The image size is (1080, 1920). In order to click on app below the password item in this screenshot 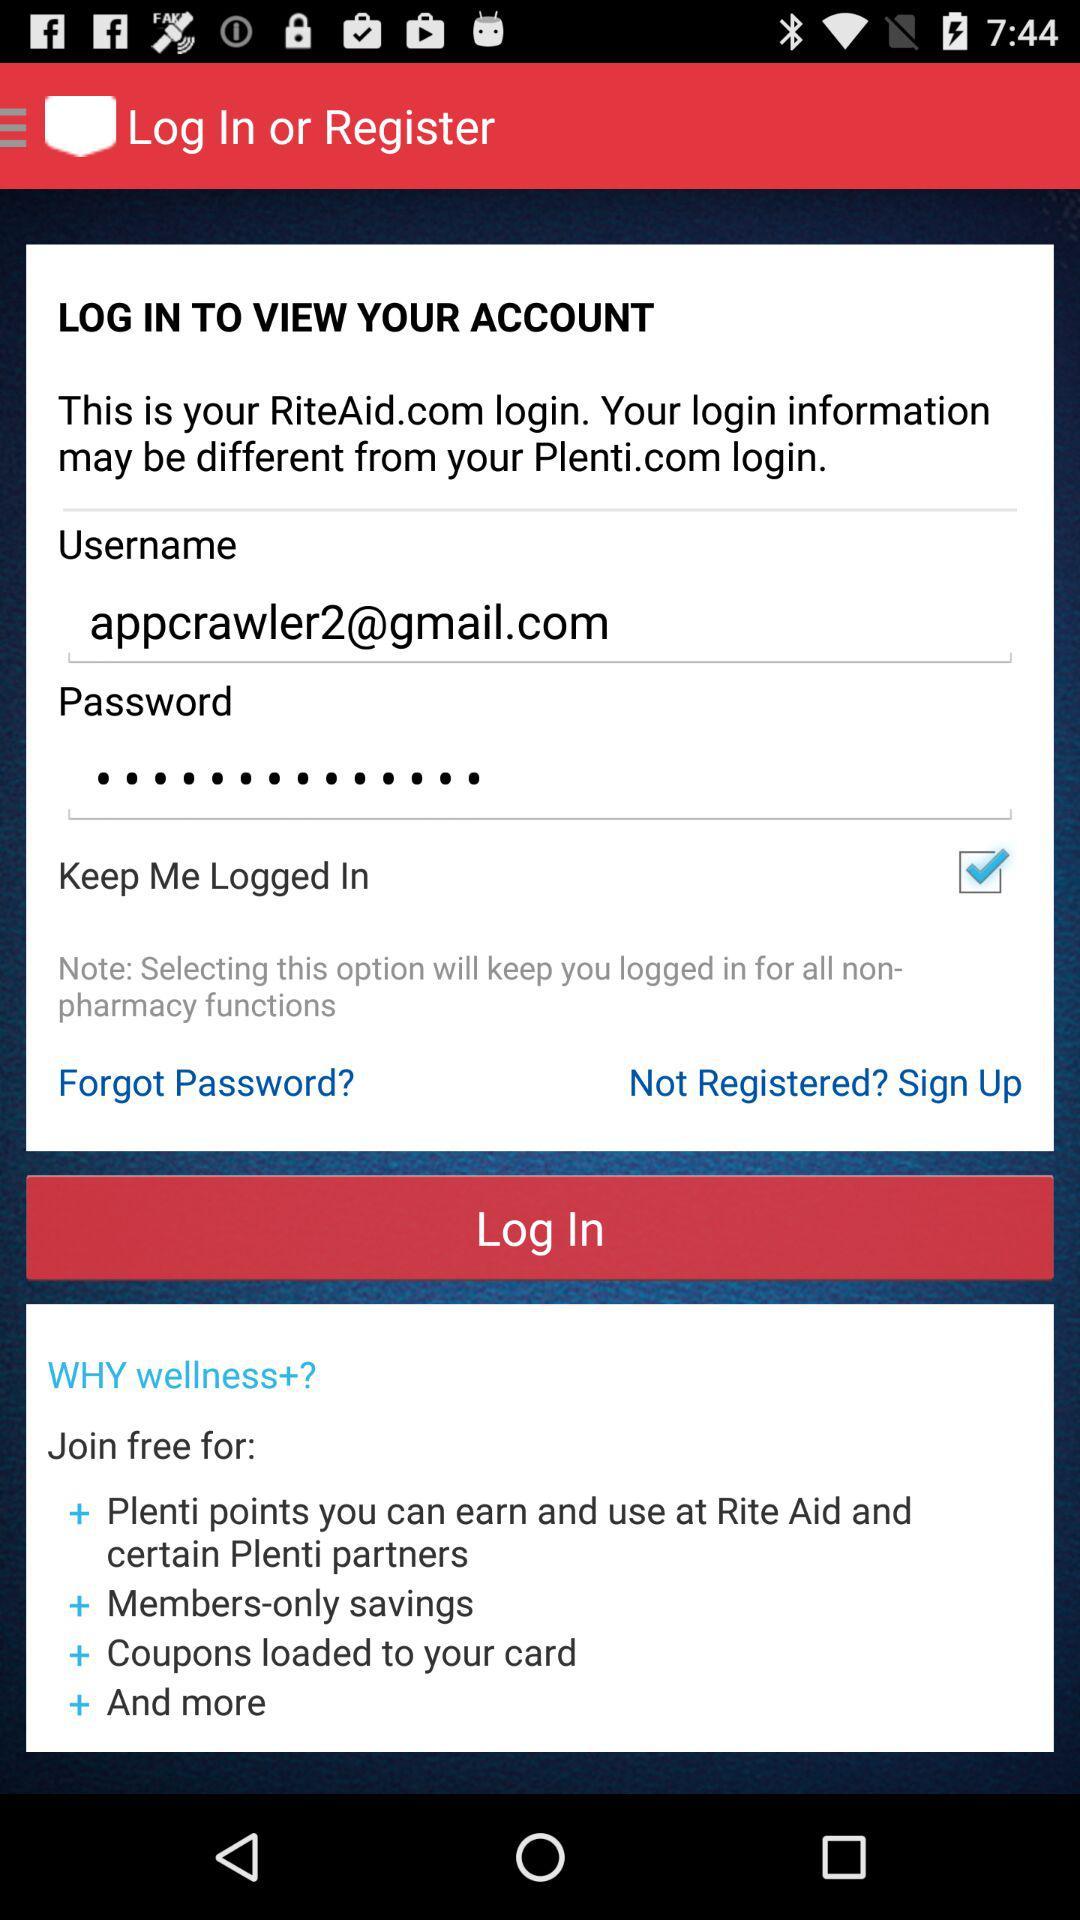, I will do `click(540, 777)`.